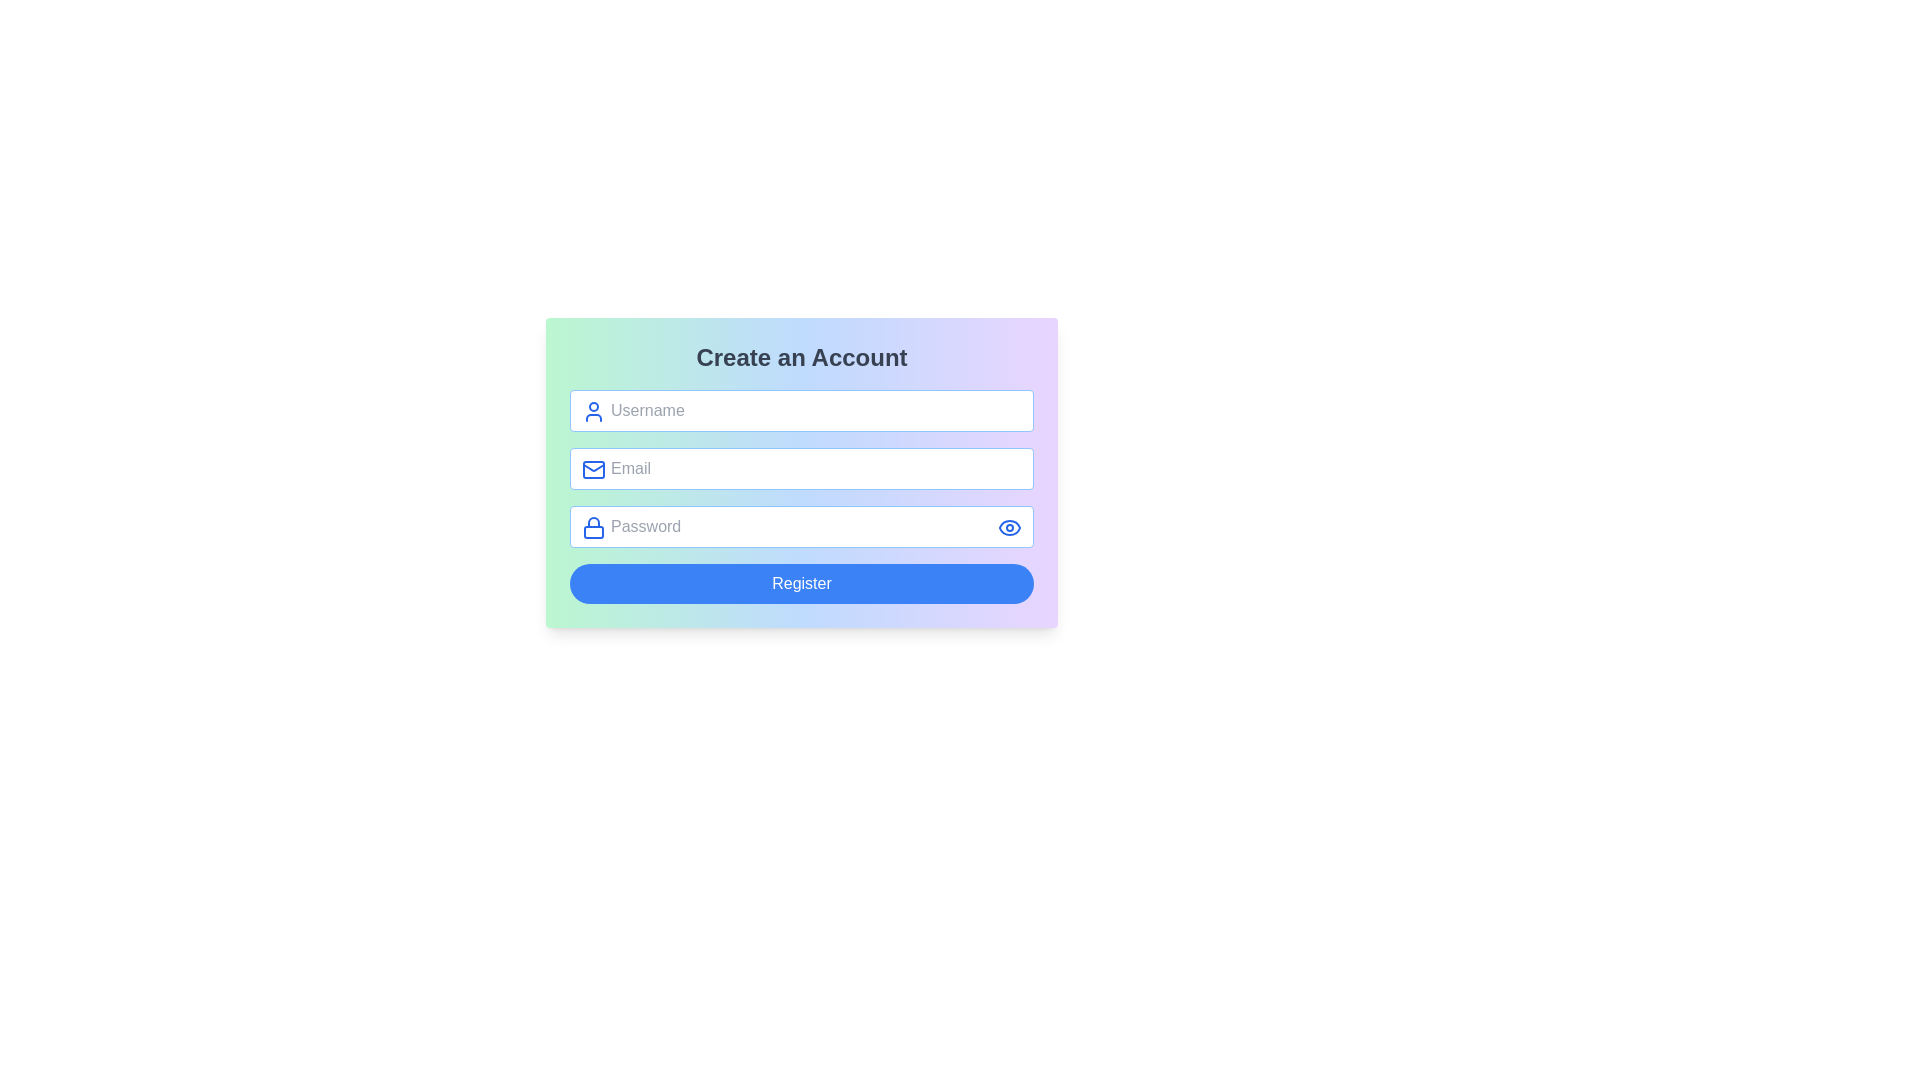 This screenshot has width=1920, height=1080. I want to click on the visual indicator icon located inside the 'Username' input field, positioned to the left of the text input area, so click(593, 411).